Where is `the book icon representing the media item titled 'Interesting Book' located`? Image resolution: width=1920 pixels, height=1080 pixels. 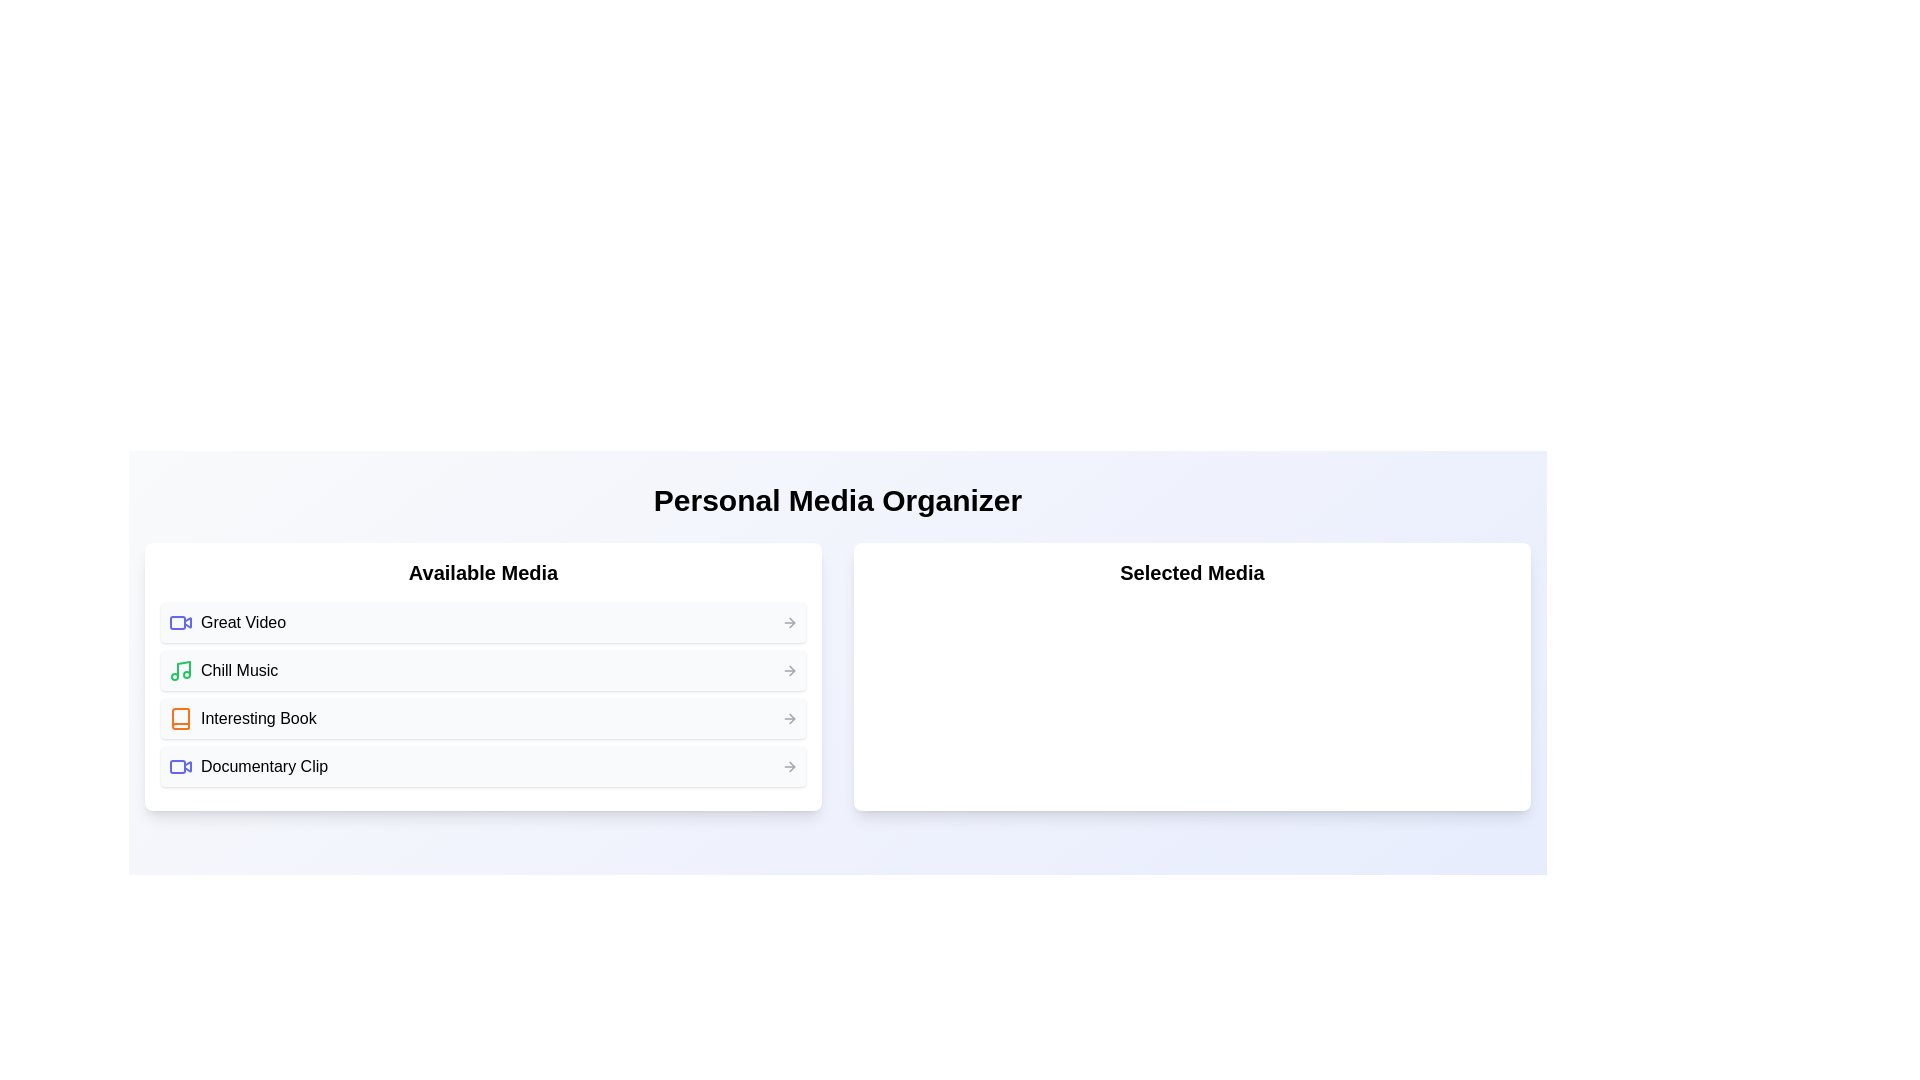 the book icon representing the media item titled 'Interesting Book' located is located at coordinates (181, 717).